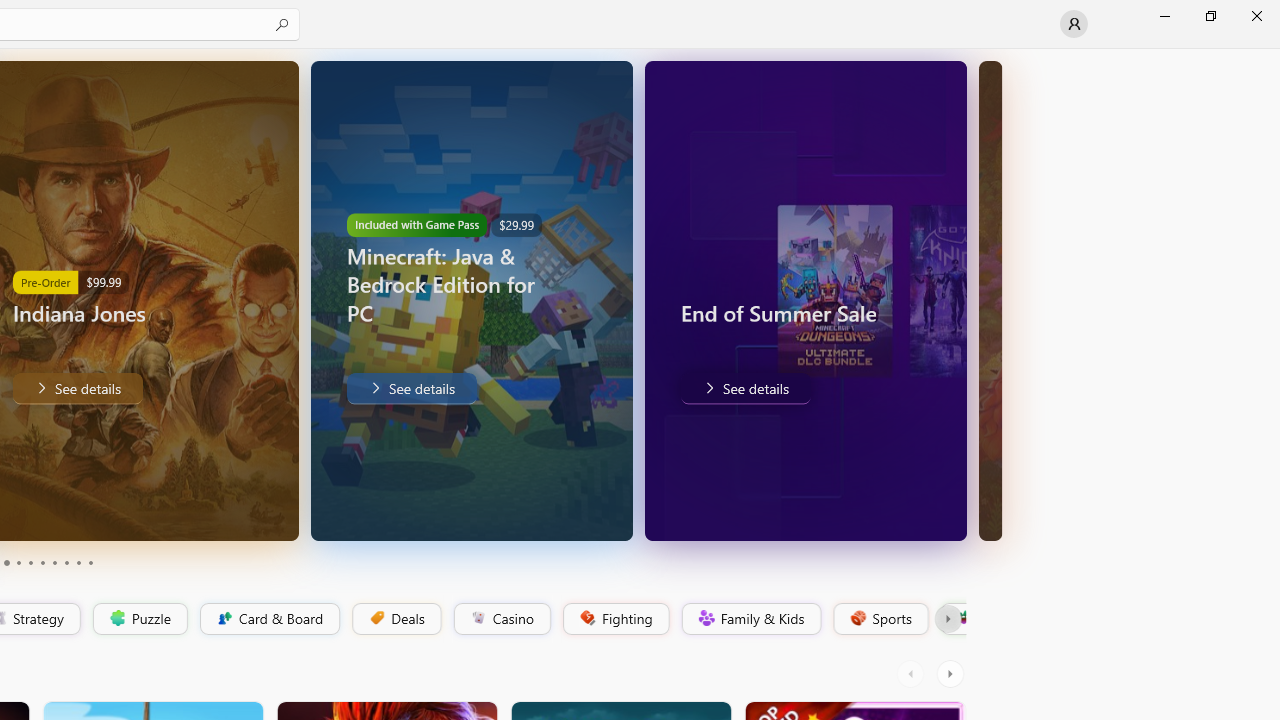 Image resolution: width=1280 pixels, height=720 pixels. Describe the element at coordinates (30, 563) in the screenshot. I see `'Page 5'` at that location.